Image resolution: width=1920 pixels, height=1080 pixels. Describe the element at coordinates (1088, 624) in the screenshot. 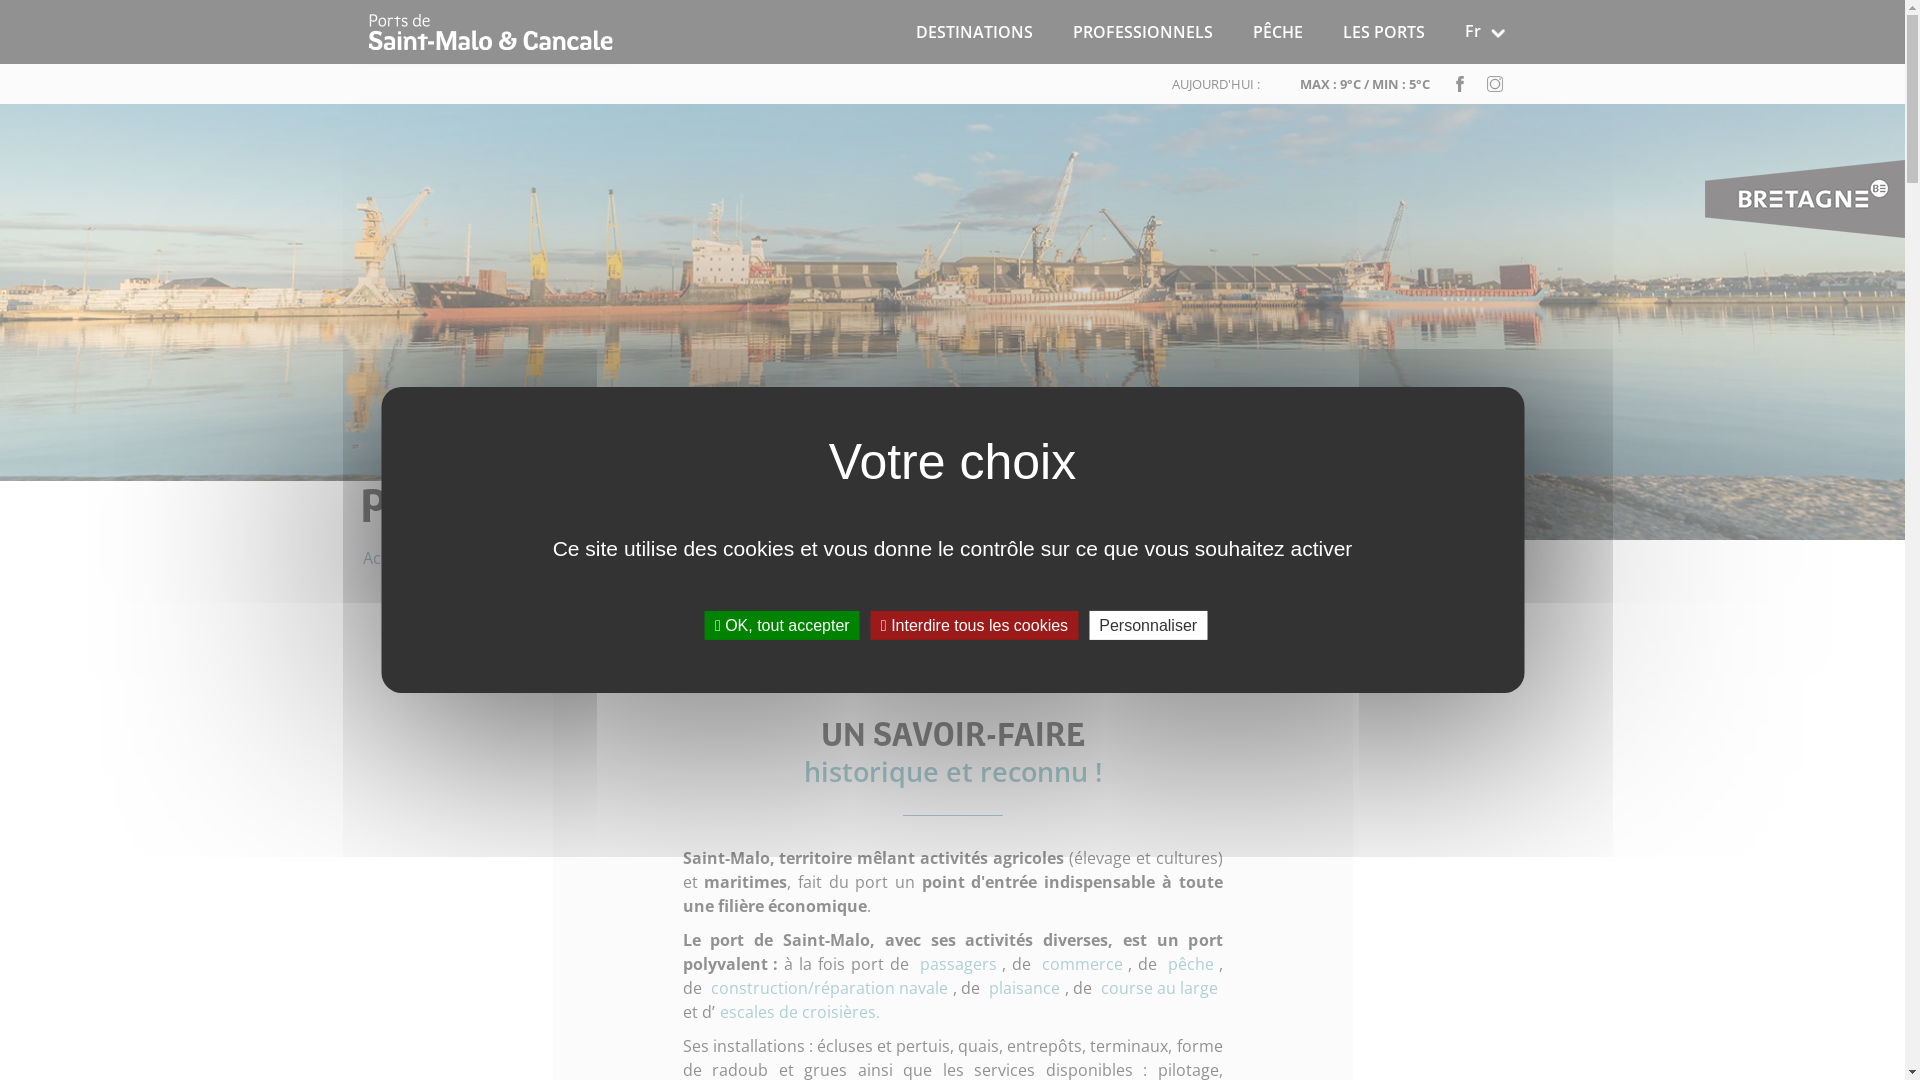

I see `'Personnaliser'` at that location.